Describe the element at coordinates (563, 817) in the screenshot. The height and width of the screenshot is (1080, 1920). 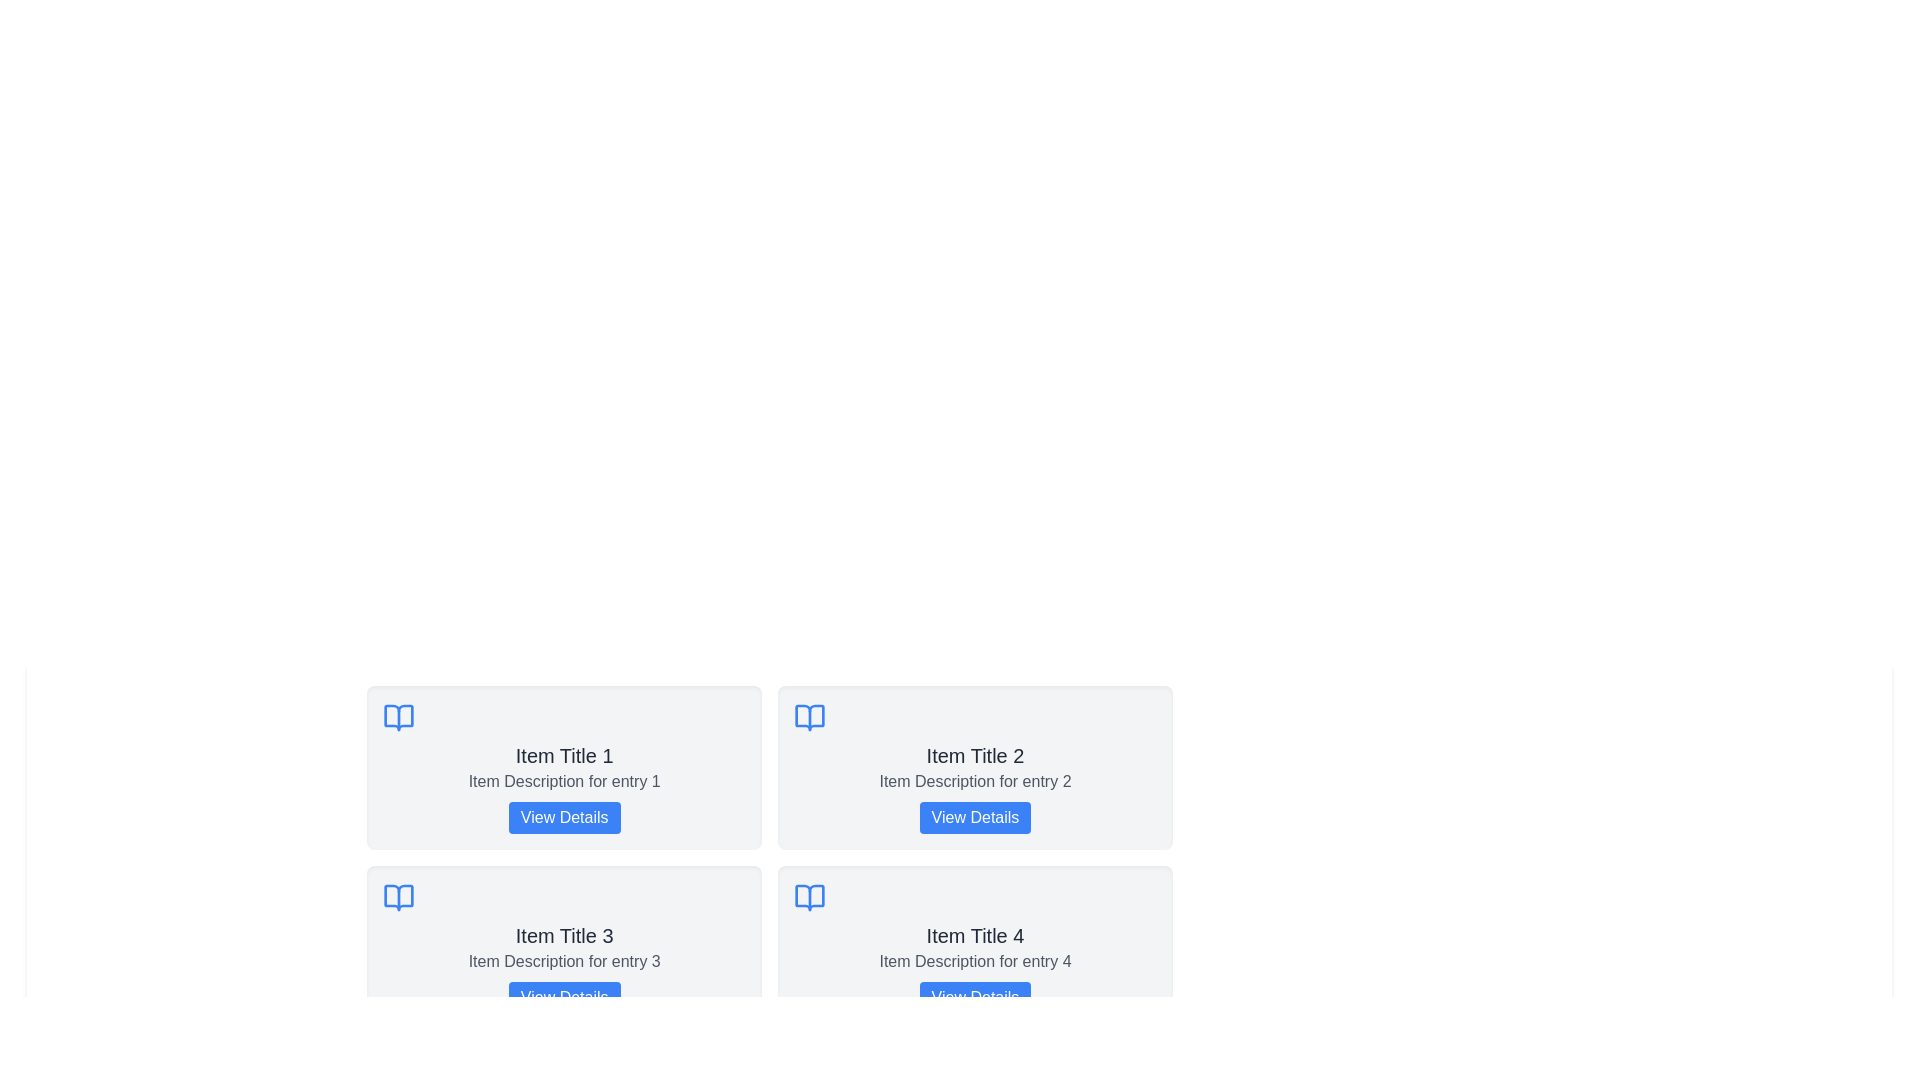
I see `the button located at the bottom section of the card labeled 'Item Title 1'` at that location.